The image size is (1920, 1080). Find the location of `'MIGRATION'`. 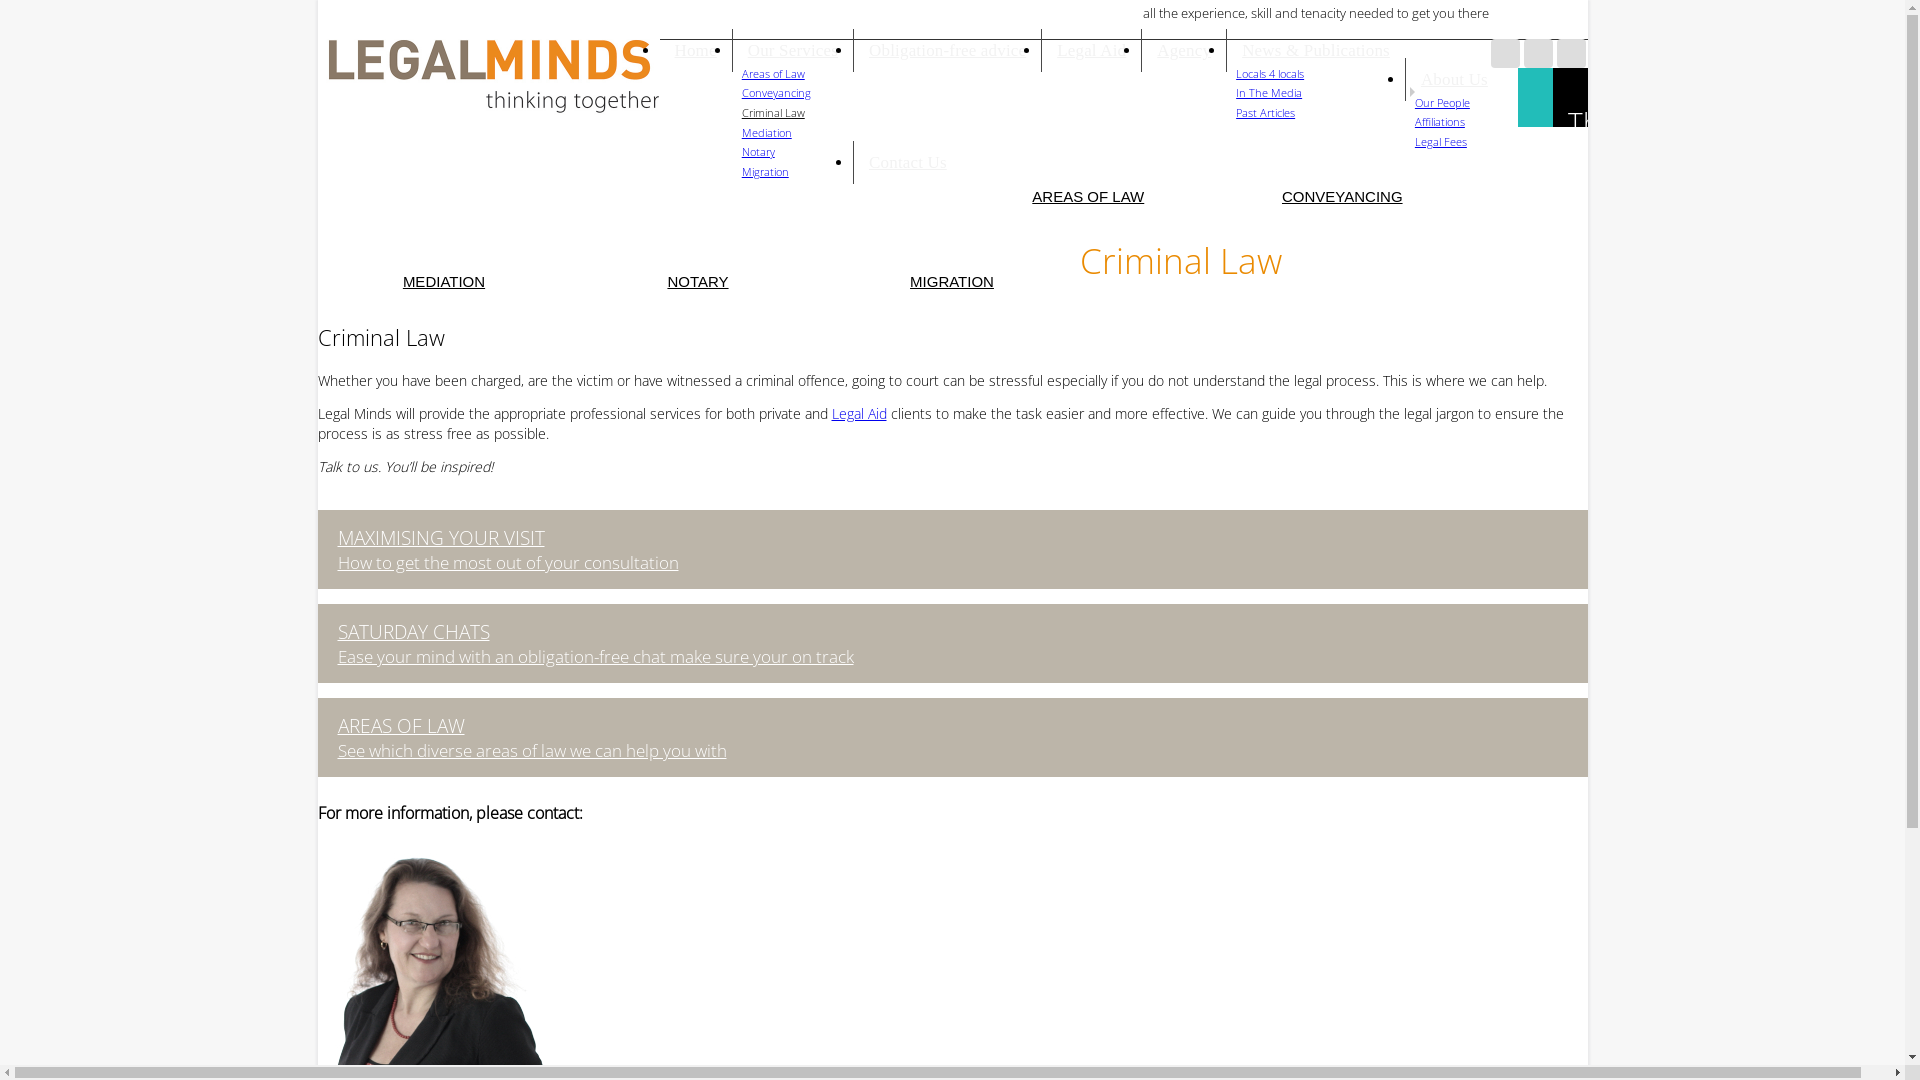

'MIGRATION' is located at coordinates (952, 279).